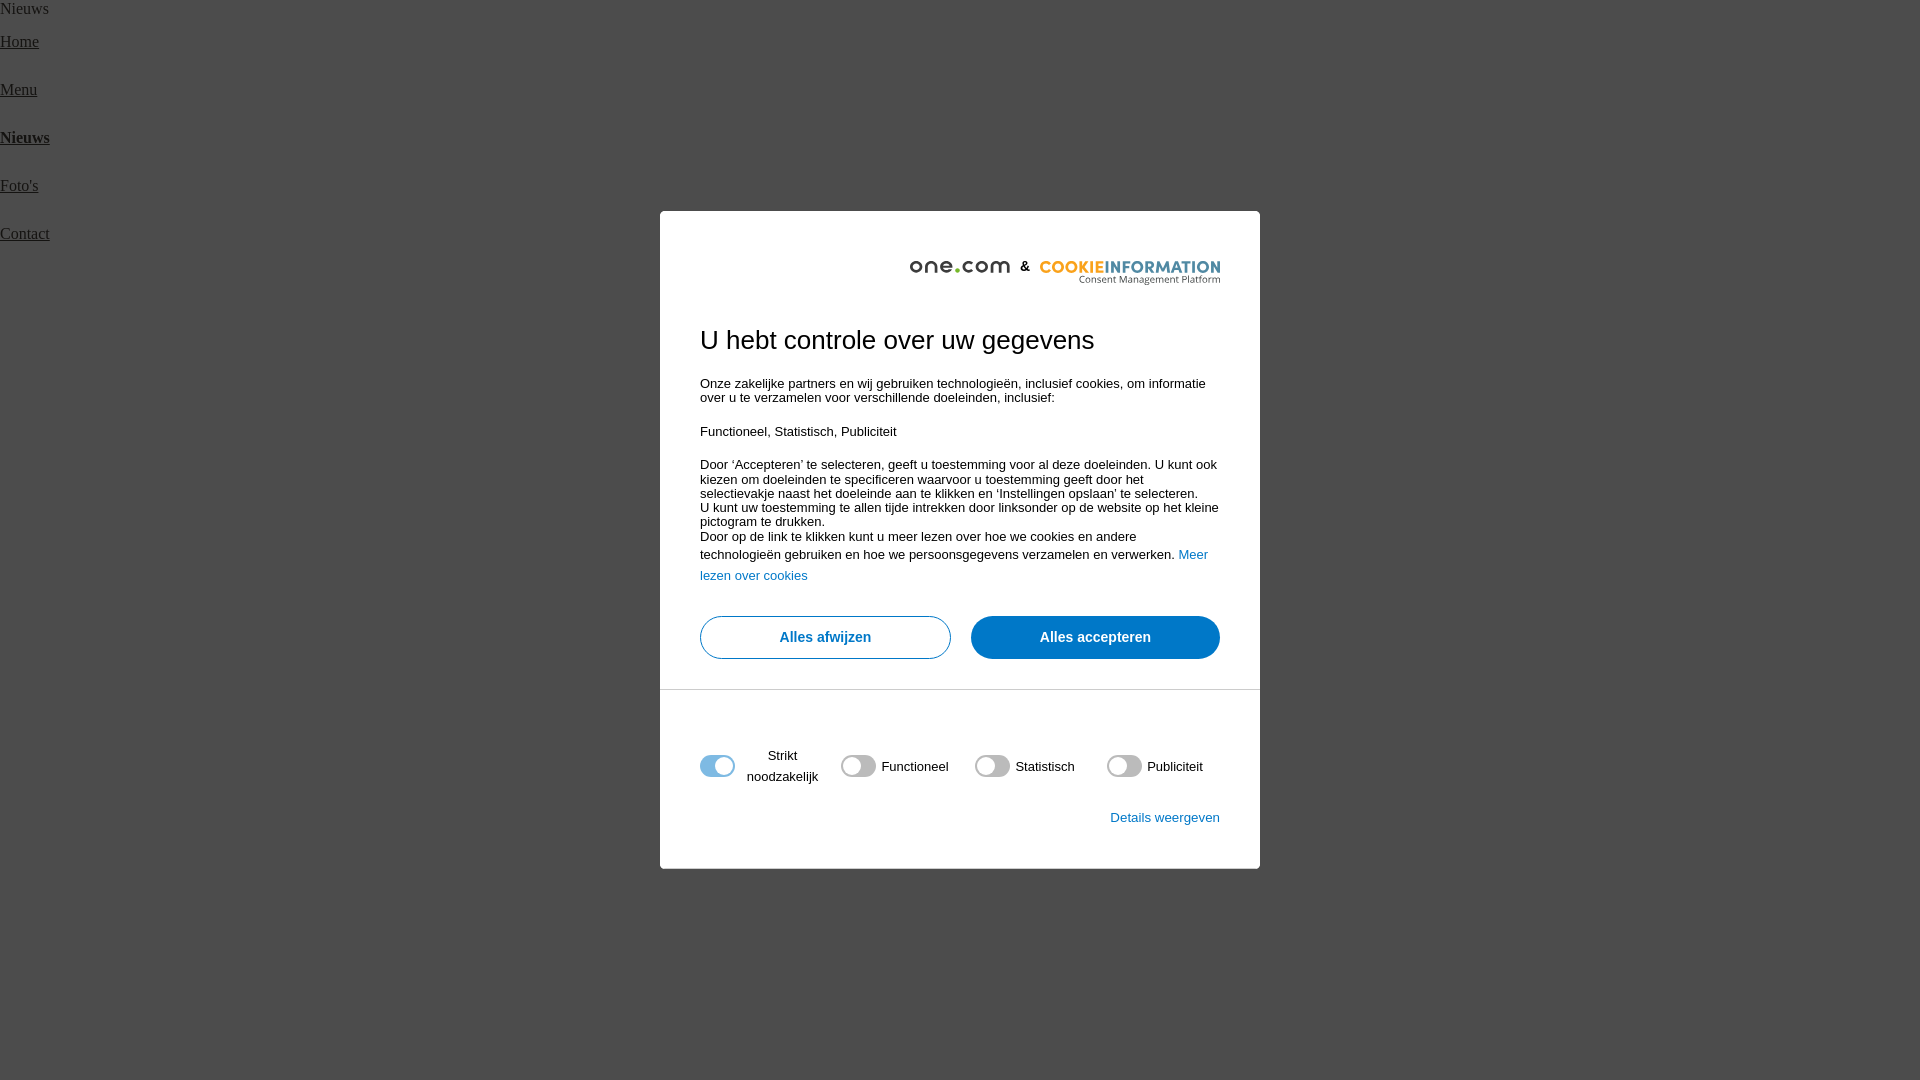 The image size is (1920, 1080). What do you see at coordinates (0, 232) in the screenshot?
I see `'Contact'` at bounding box center [0, 232].